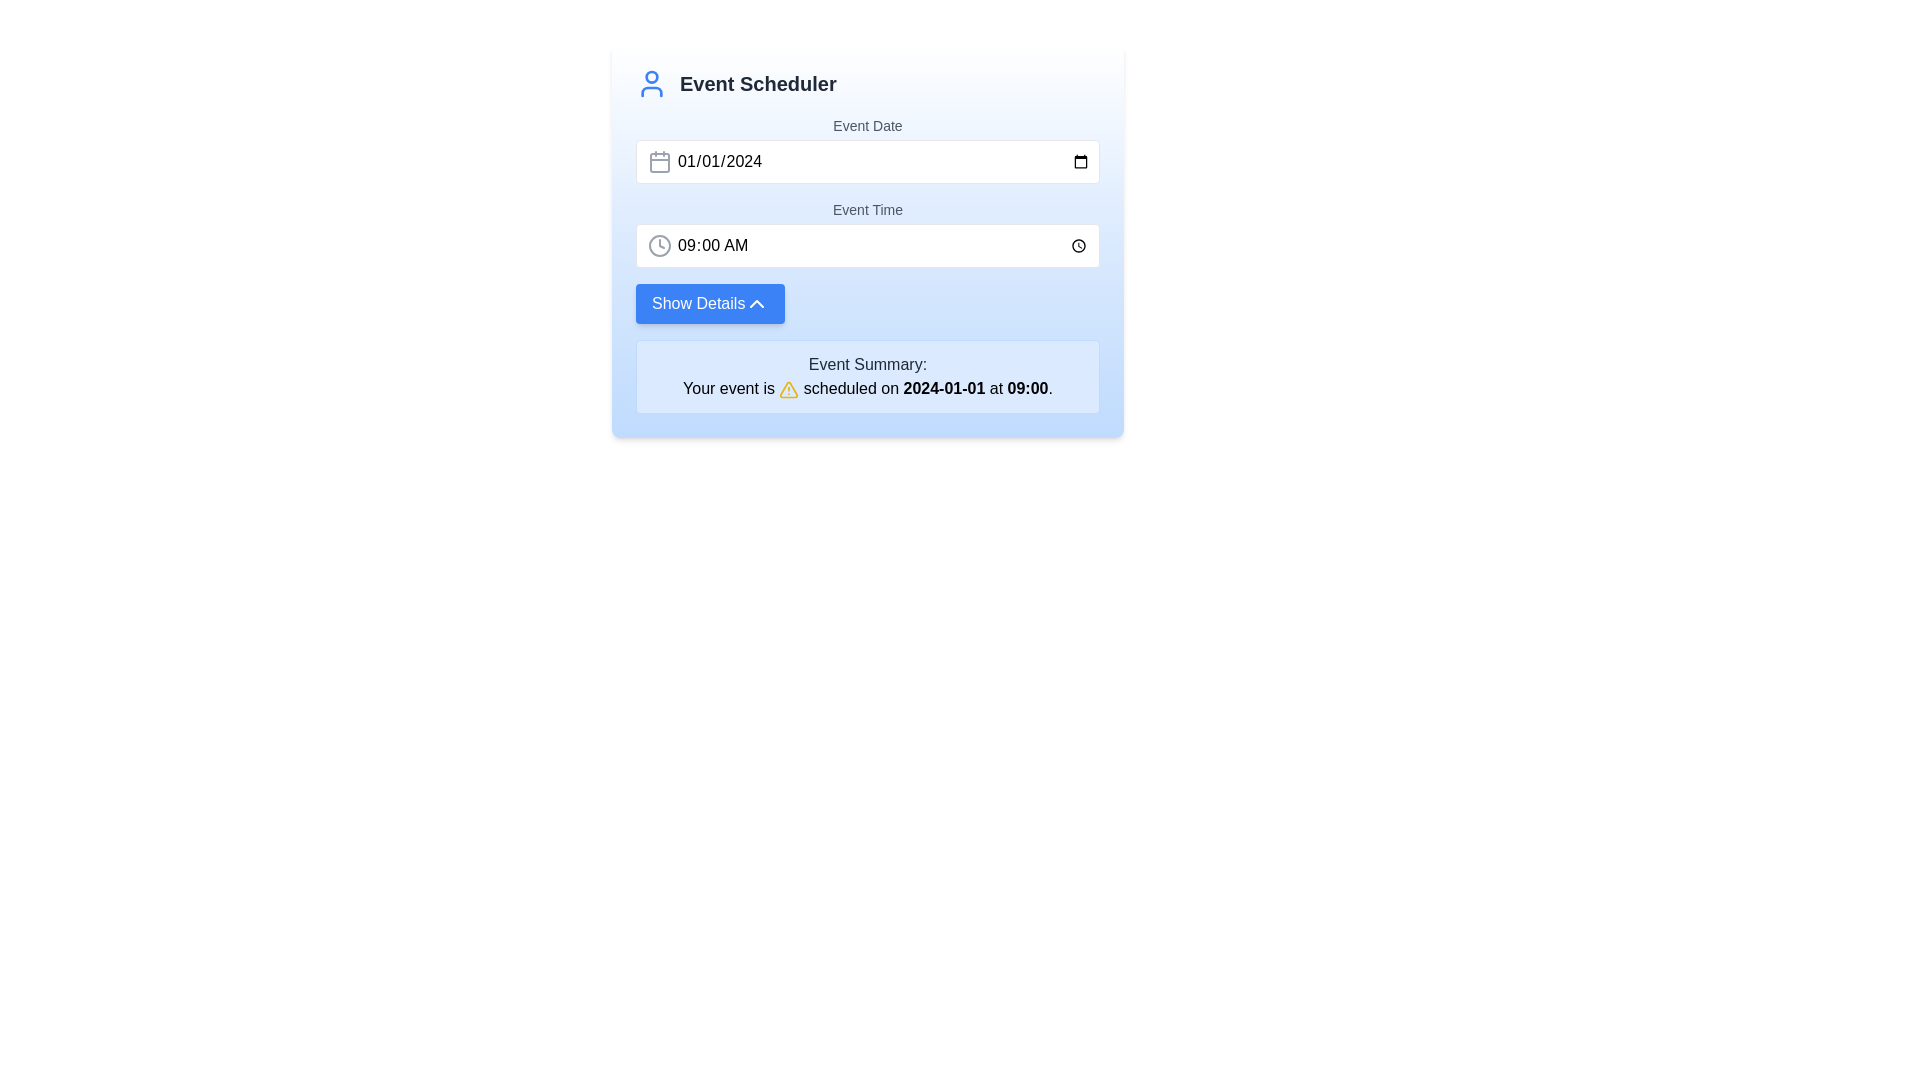 Image resolution: width=1920 pixels, height=1080 pixels. Describe the element at coordinates (756, 304) in the screenshot. I see `the small upward-pointing chevron icon located at the right side of the 'Show Details' button text` at that location.